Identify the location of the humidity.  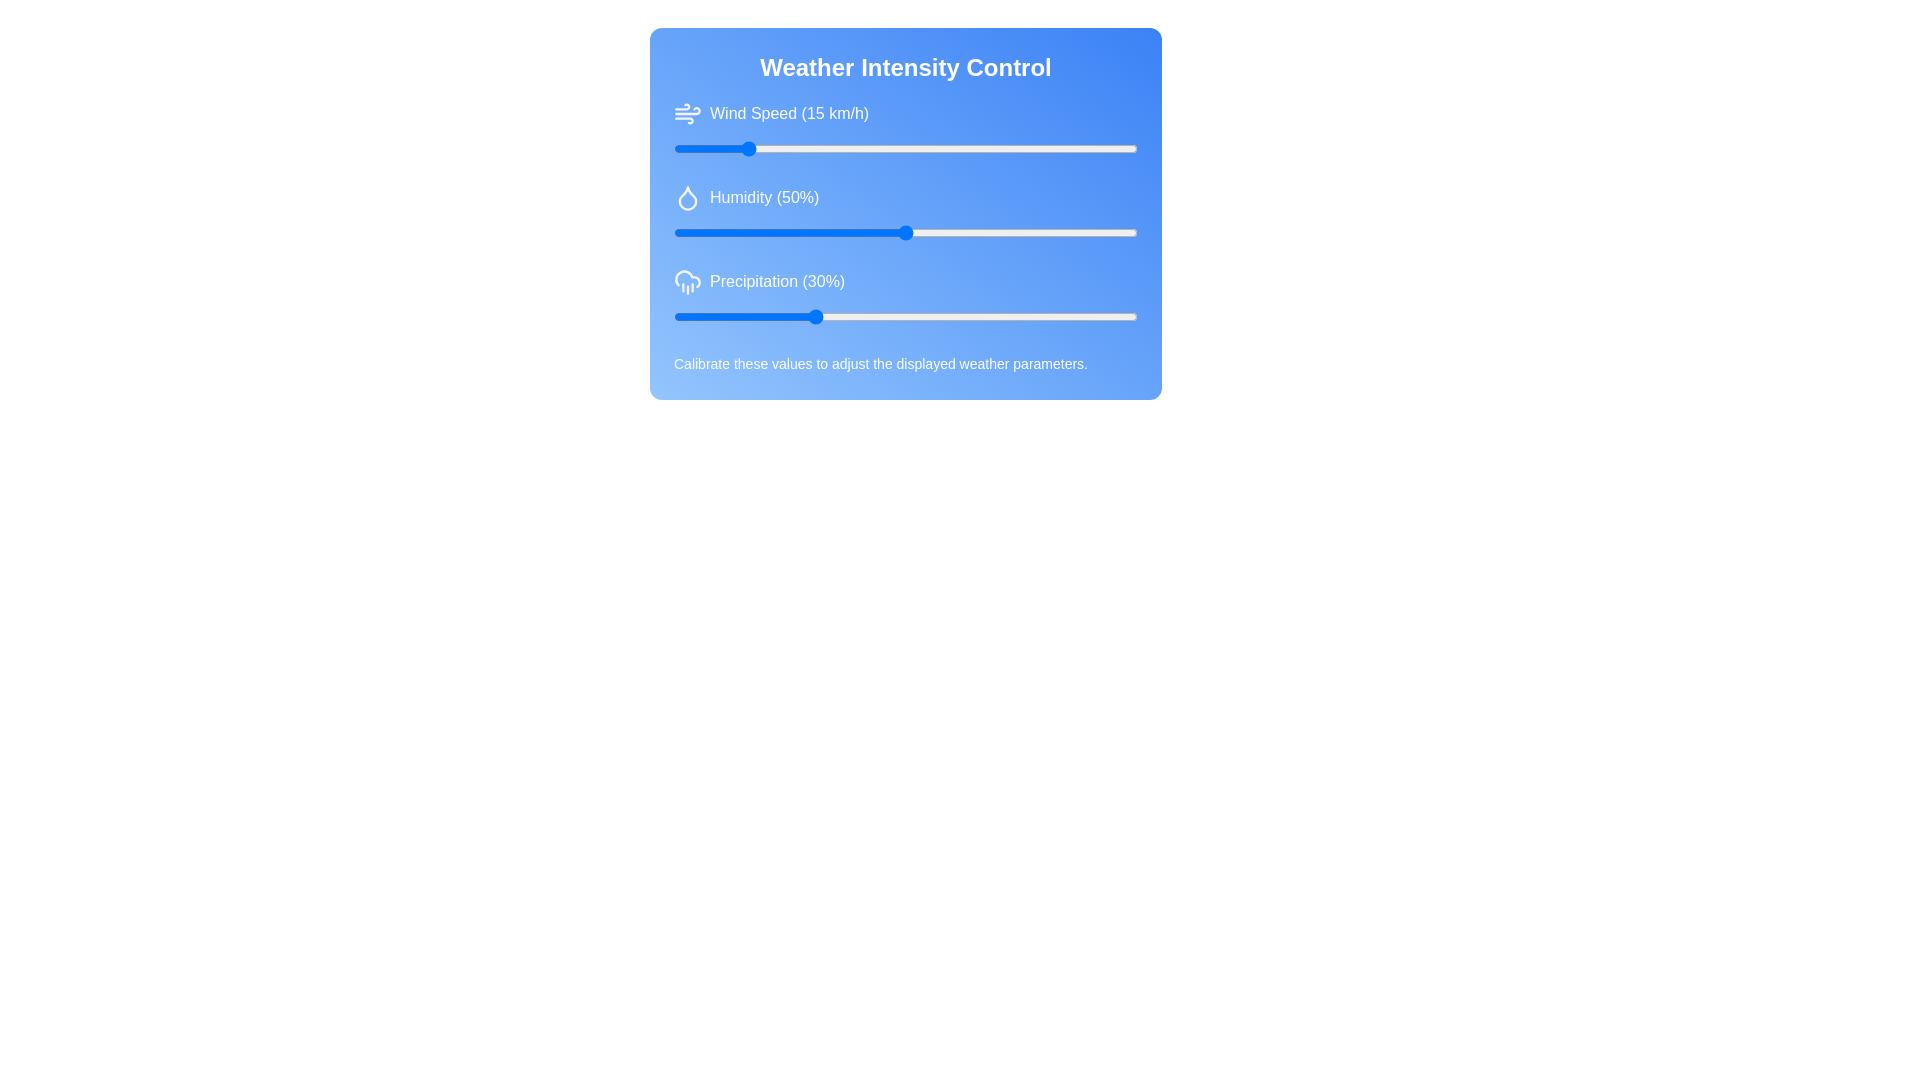
(932, 231).